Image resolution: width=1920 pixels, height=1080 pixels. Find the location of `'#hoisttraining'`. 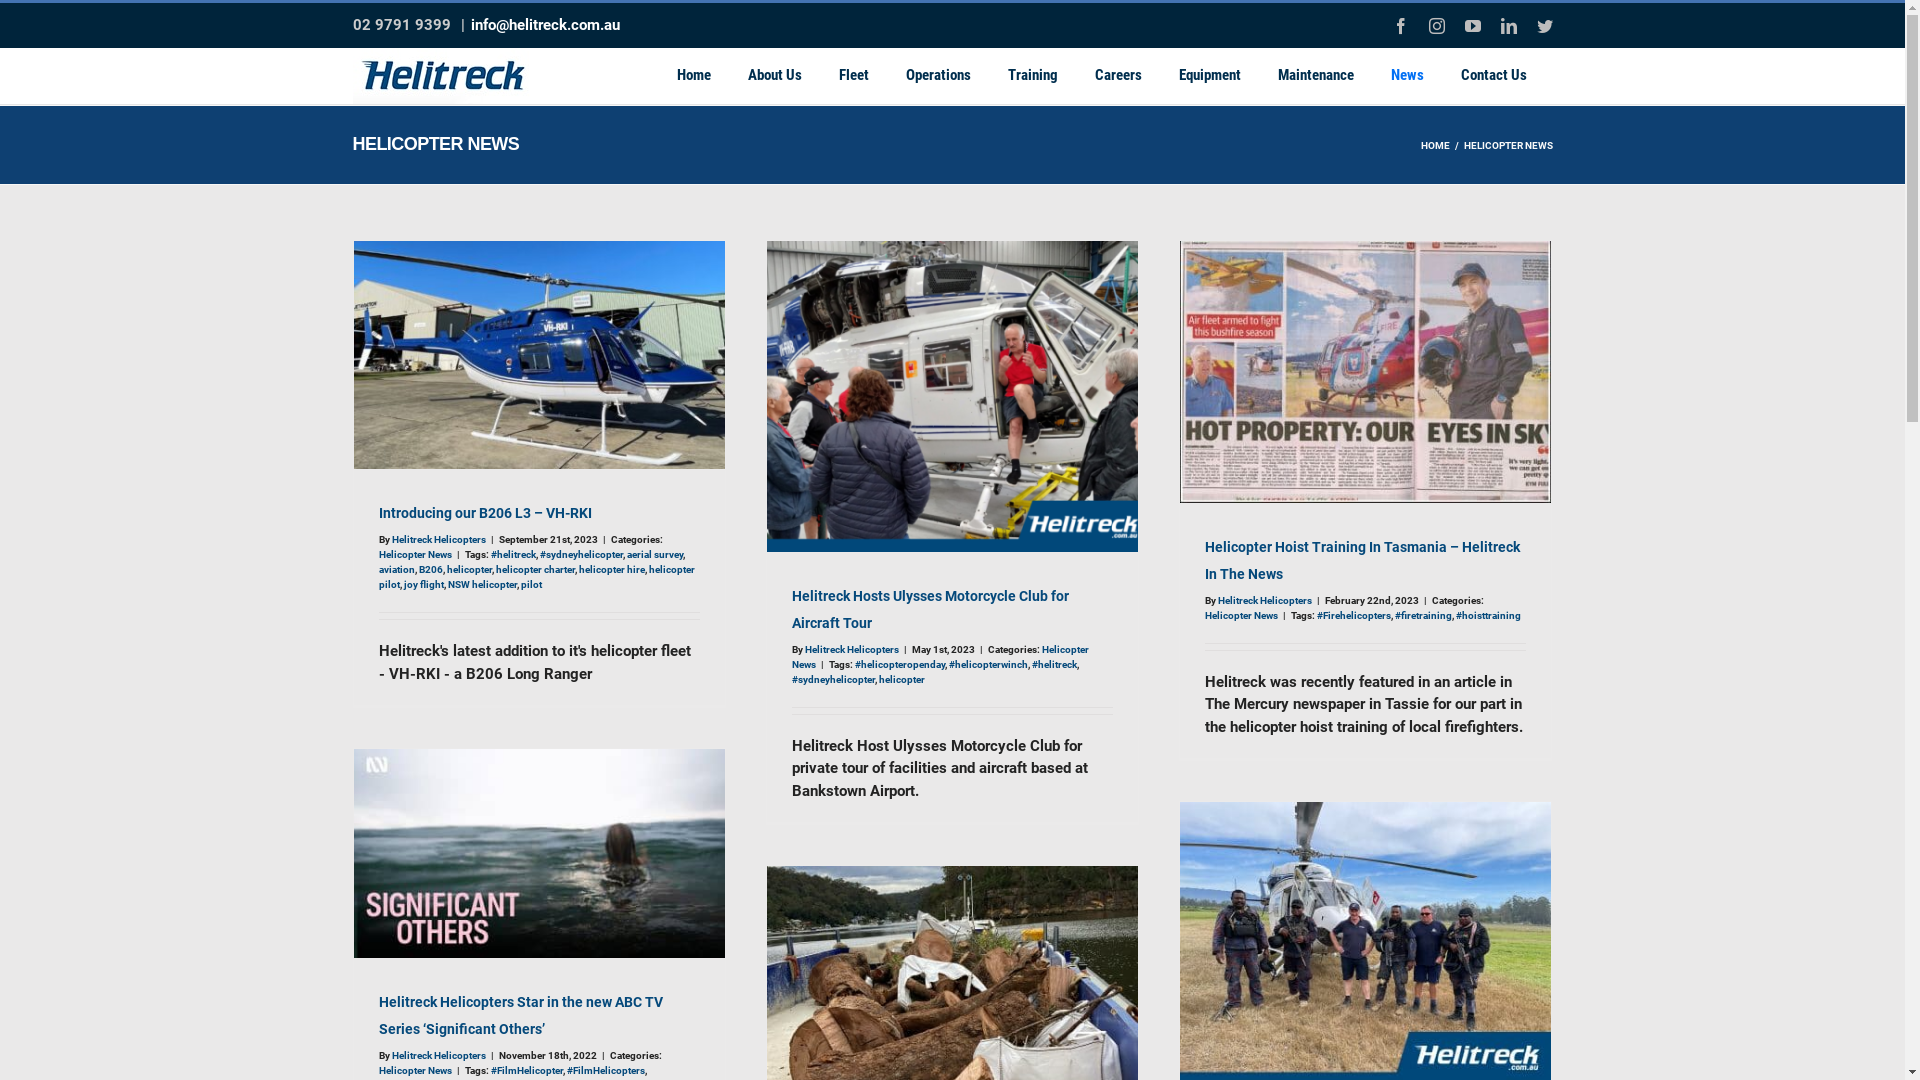

'#hoisttraining' is located at coordinates (1455, 614).